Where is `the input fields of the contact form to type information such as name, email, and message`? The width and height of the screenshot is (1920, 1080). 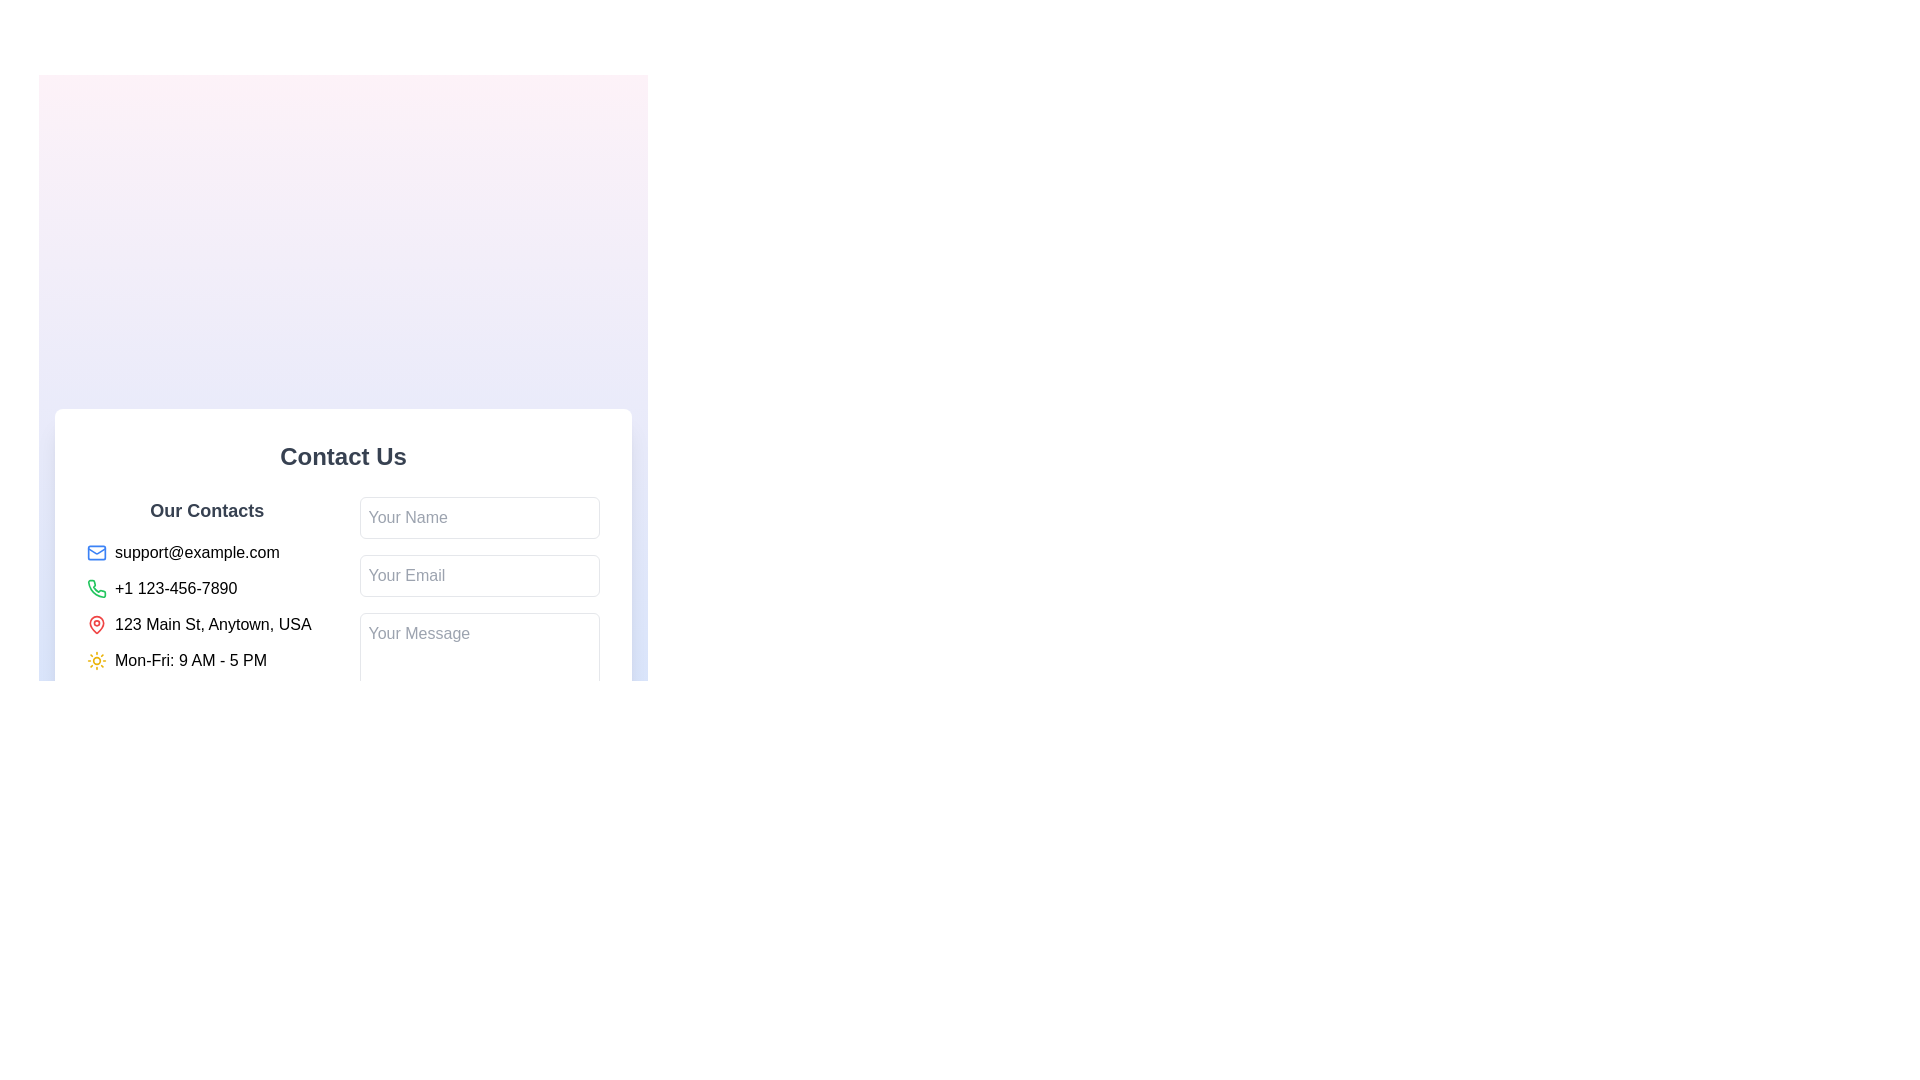
the input fields of the contact form to type information such as name, email, and message is located at coordinates (343, 613).